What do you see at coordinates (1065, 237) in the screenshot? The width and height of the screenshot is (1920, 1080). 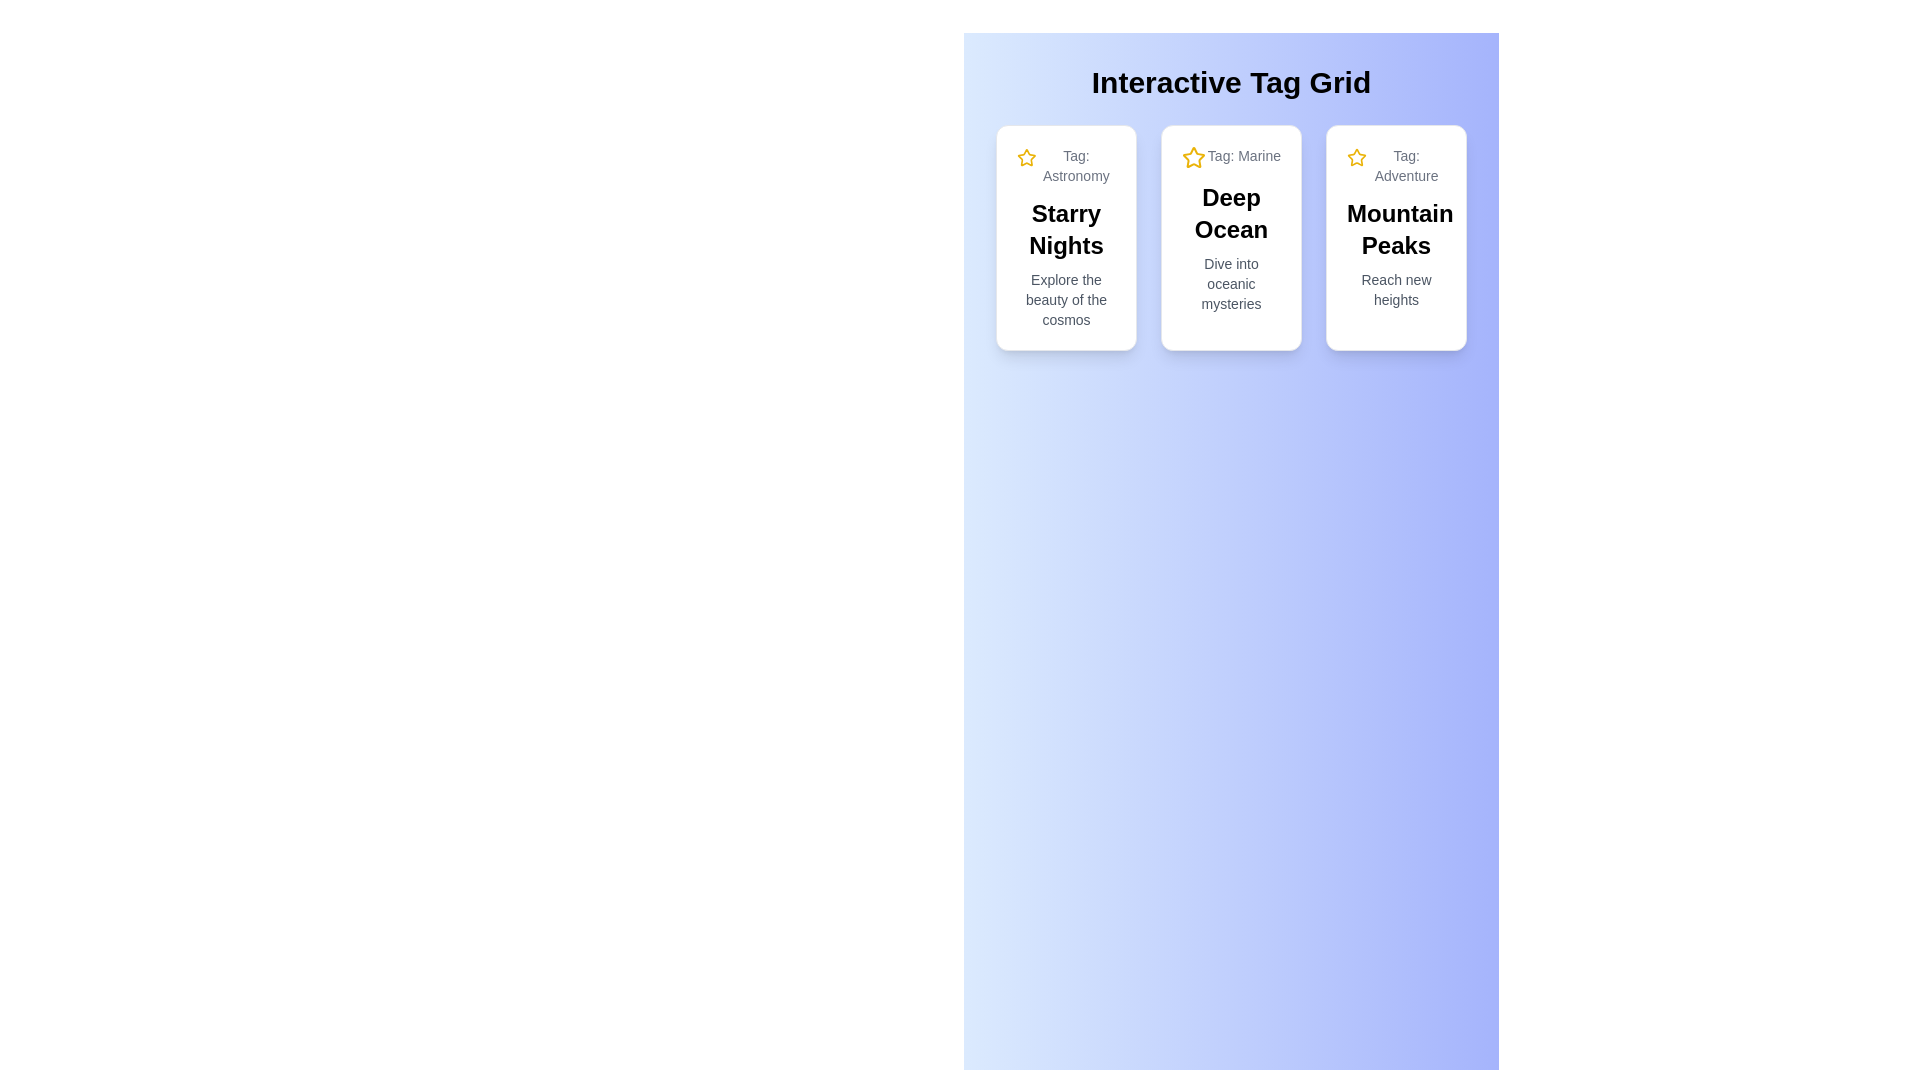 I see `the 'Starry Nights' theme card, which is the first card in a grid layout, to trigger a visual effect` at bounding box center [1065, 237].